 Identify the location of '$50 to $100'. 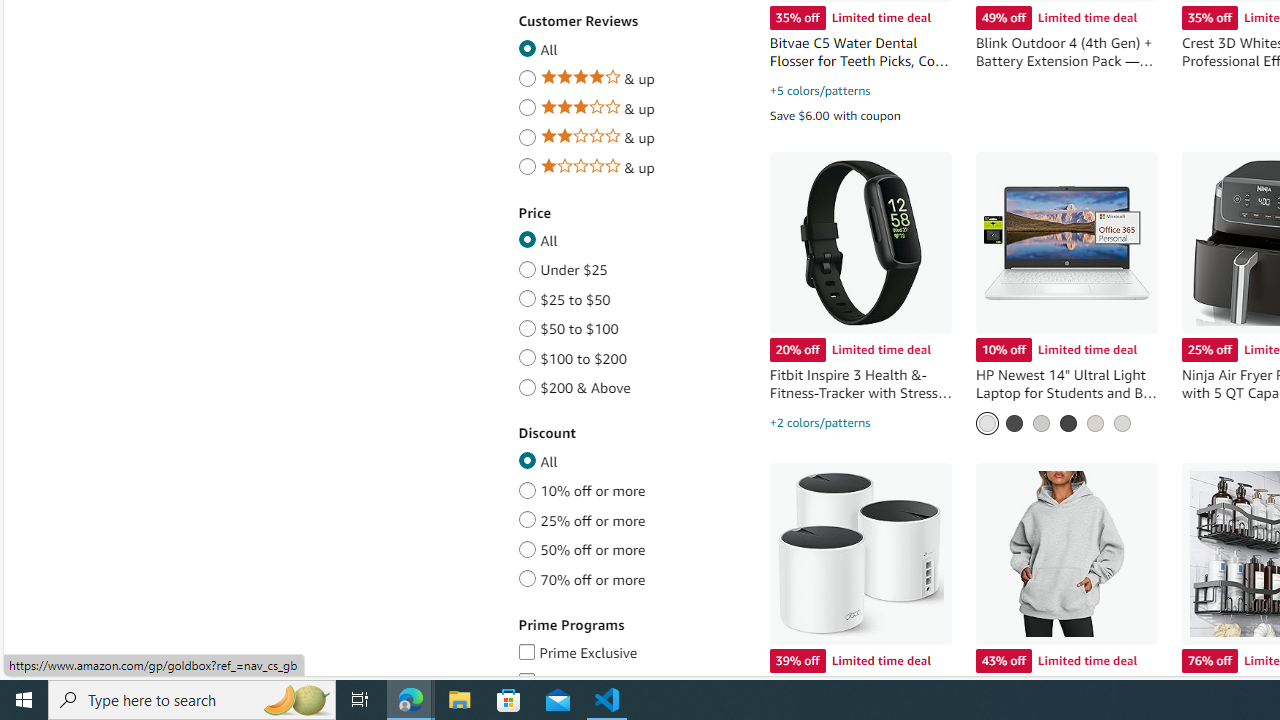
(527, 324).